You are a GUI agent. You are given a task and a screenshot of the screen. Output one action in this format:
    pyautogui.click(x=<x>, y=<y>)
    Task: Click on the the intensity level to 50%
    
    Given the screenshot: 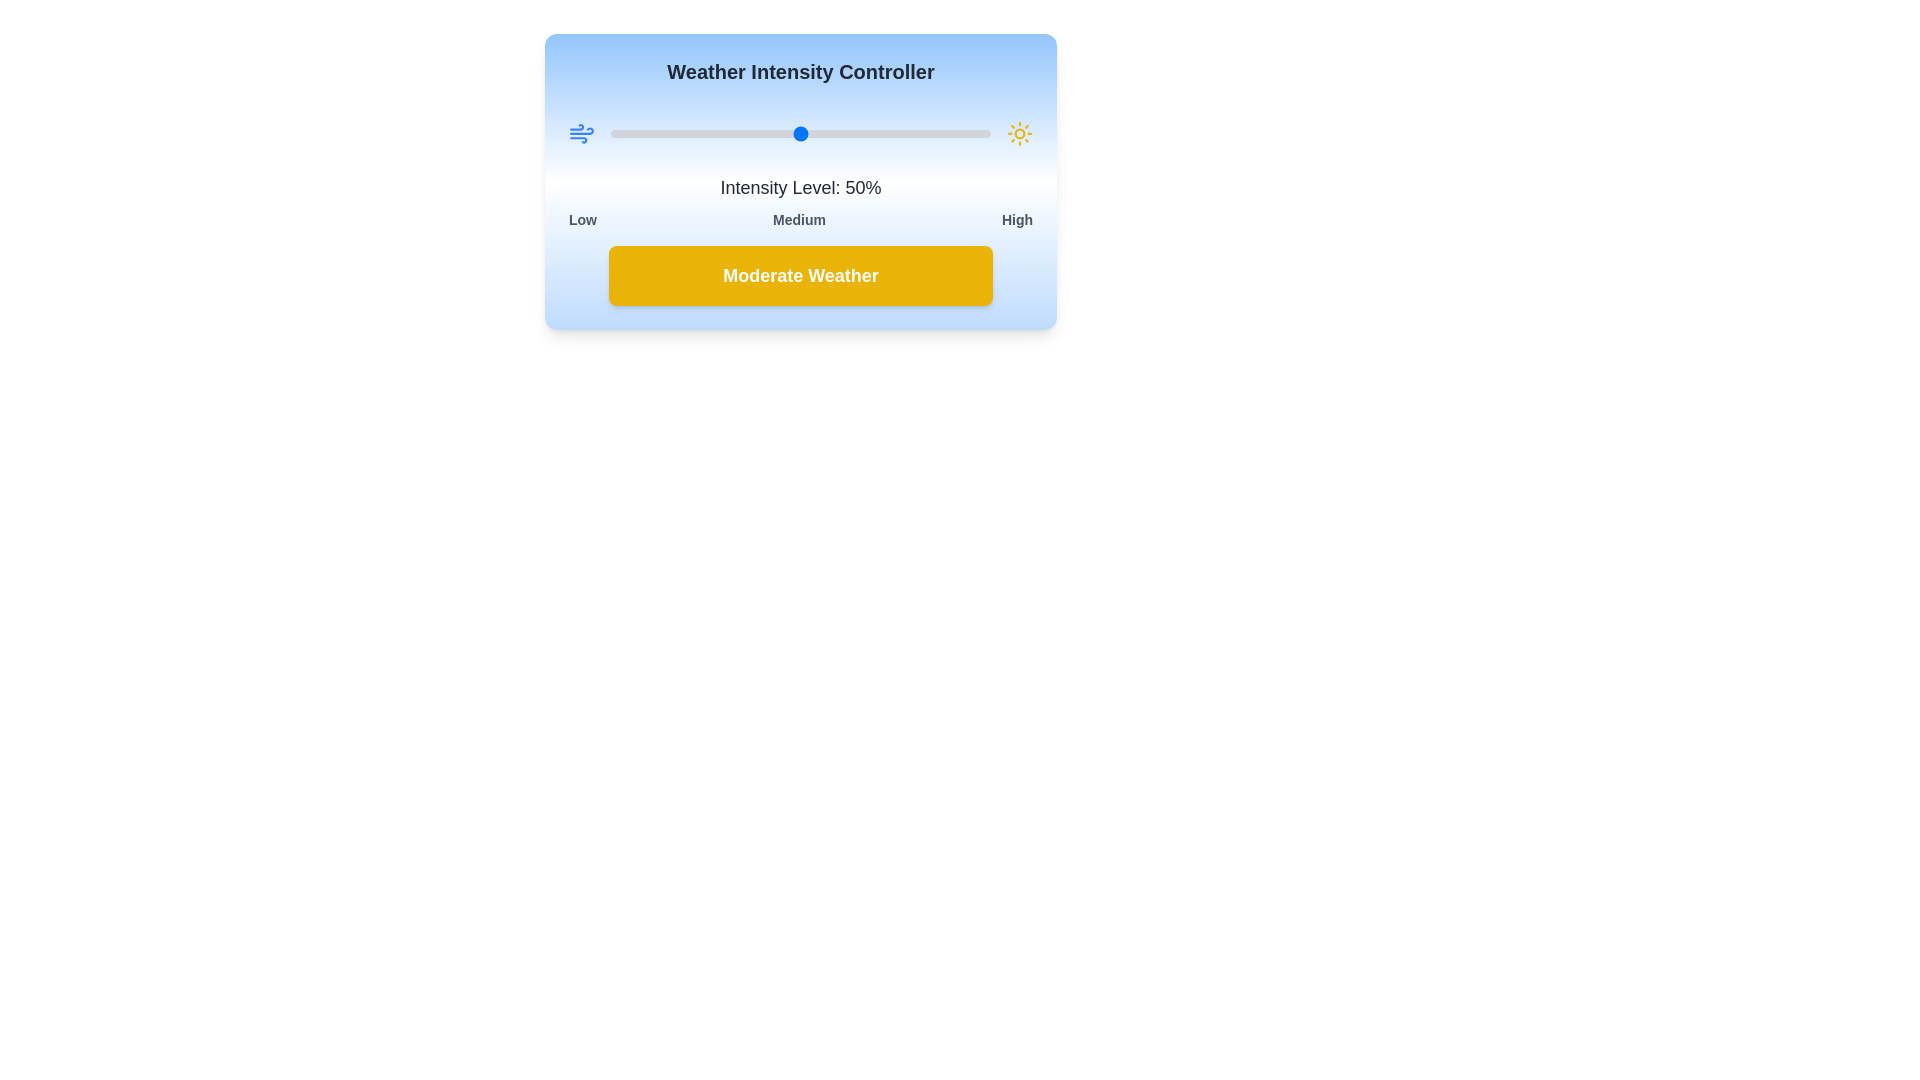 What is the action you would take?
    pyautogui.click(x=801, y=134)
    